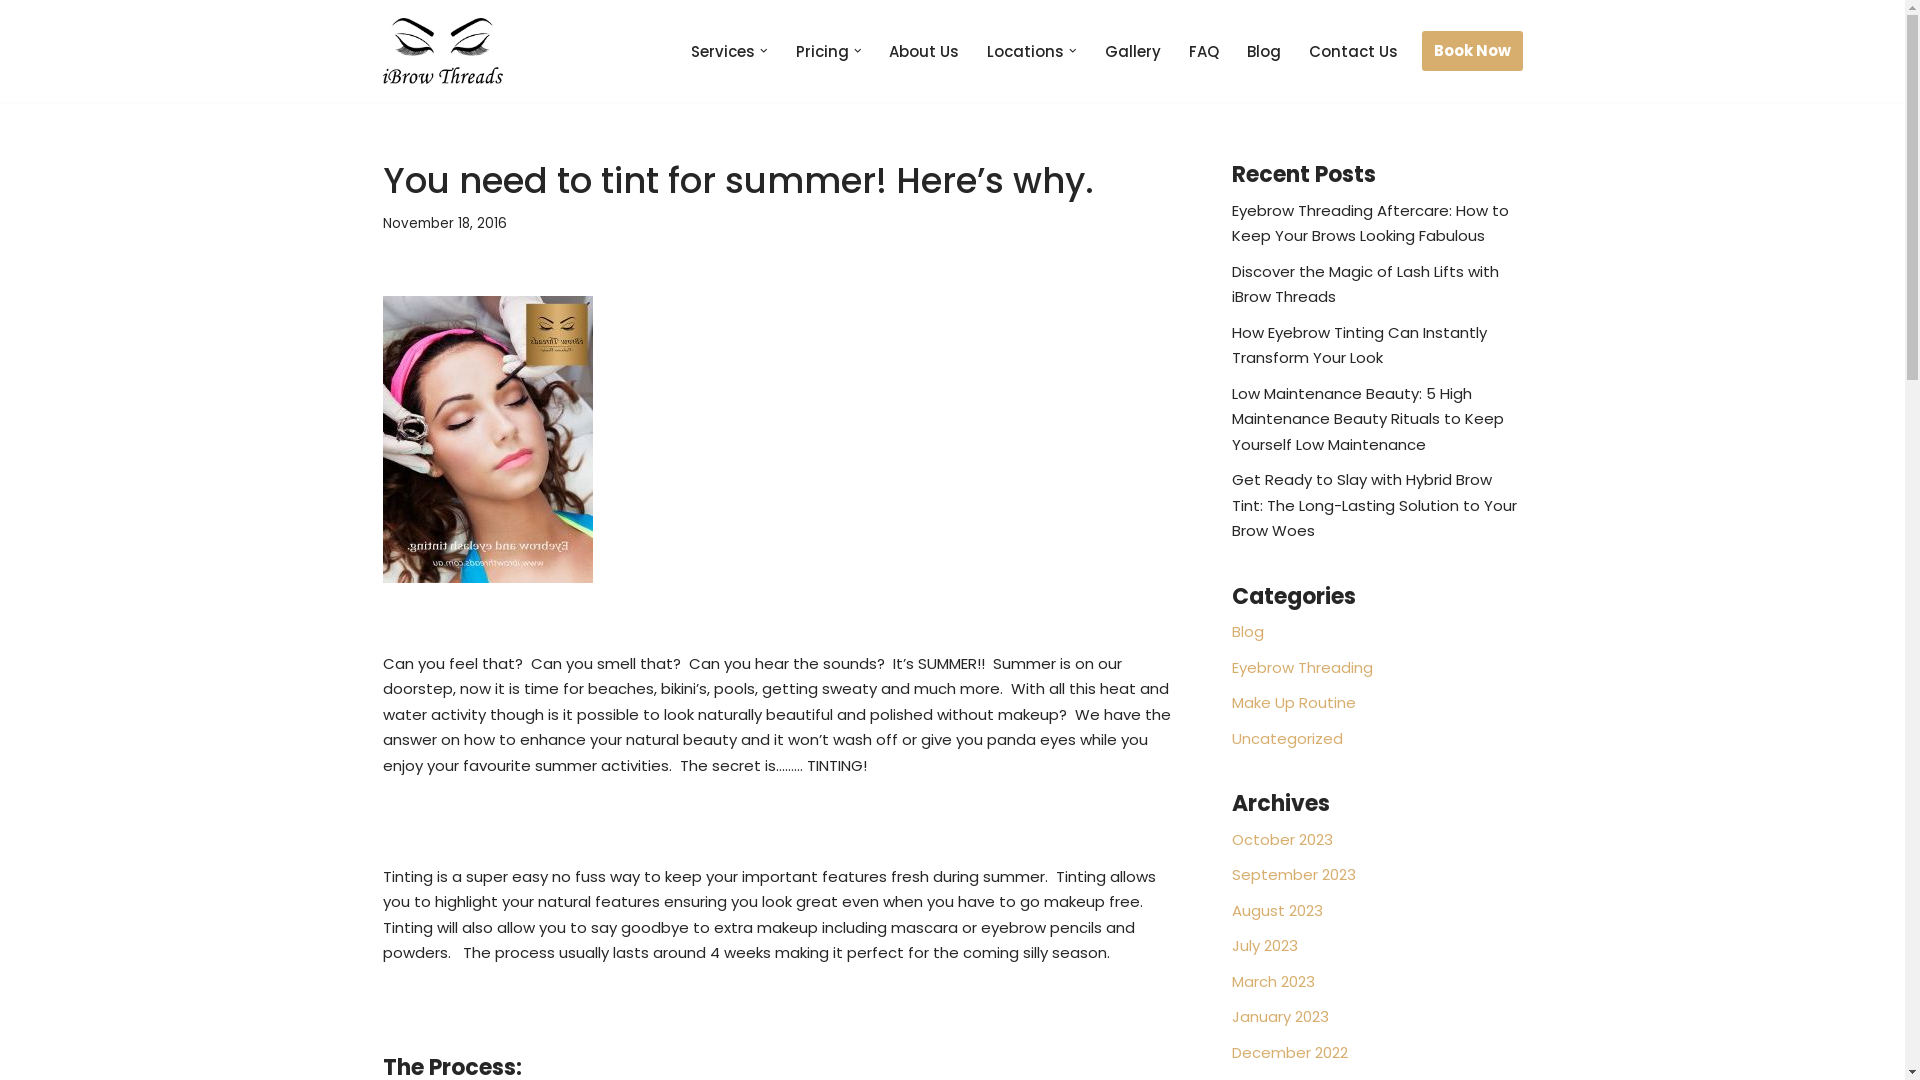 This screenshot has height=1080, width=1920. What do you see at coordinates (1231, 631) in the screenshot?
I see `'Blog'` at bounding box center [1231, 631].